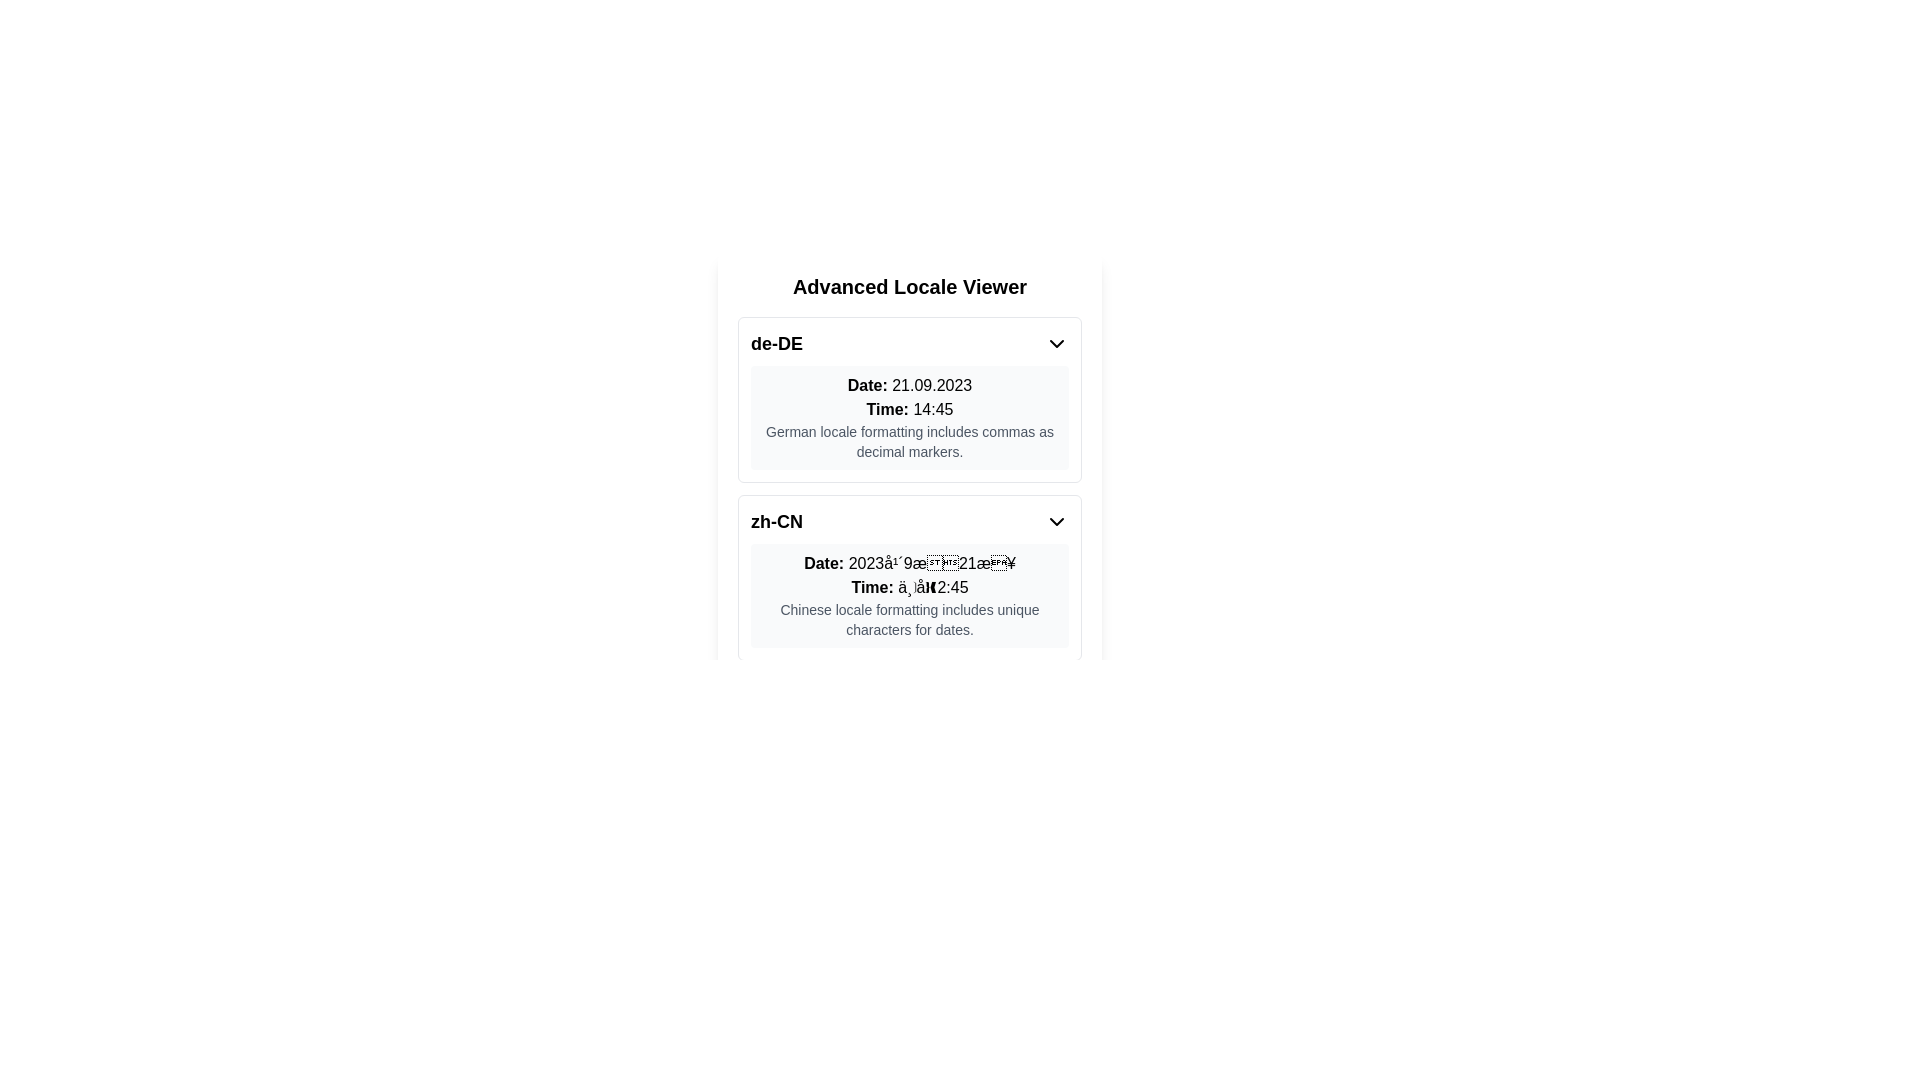 This screenshot has width=1920, height=1080. Describe the element at coordinates (1055, 520) in the screenshot. I see `the chevron-down icon located next to the 'zh-CN' label in the top-right corner` at that location.